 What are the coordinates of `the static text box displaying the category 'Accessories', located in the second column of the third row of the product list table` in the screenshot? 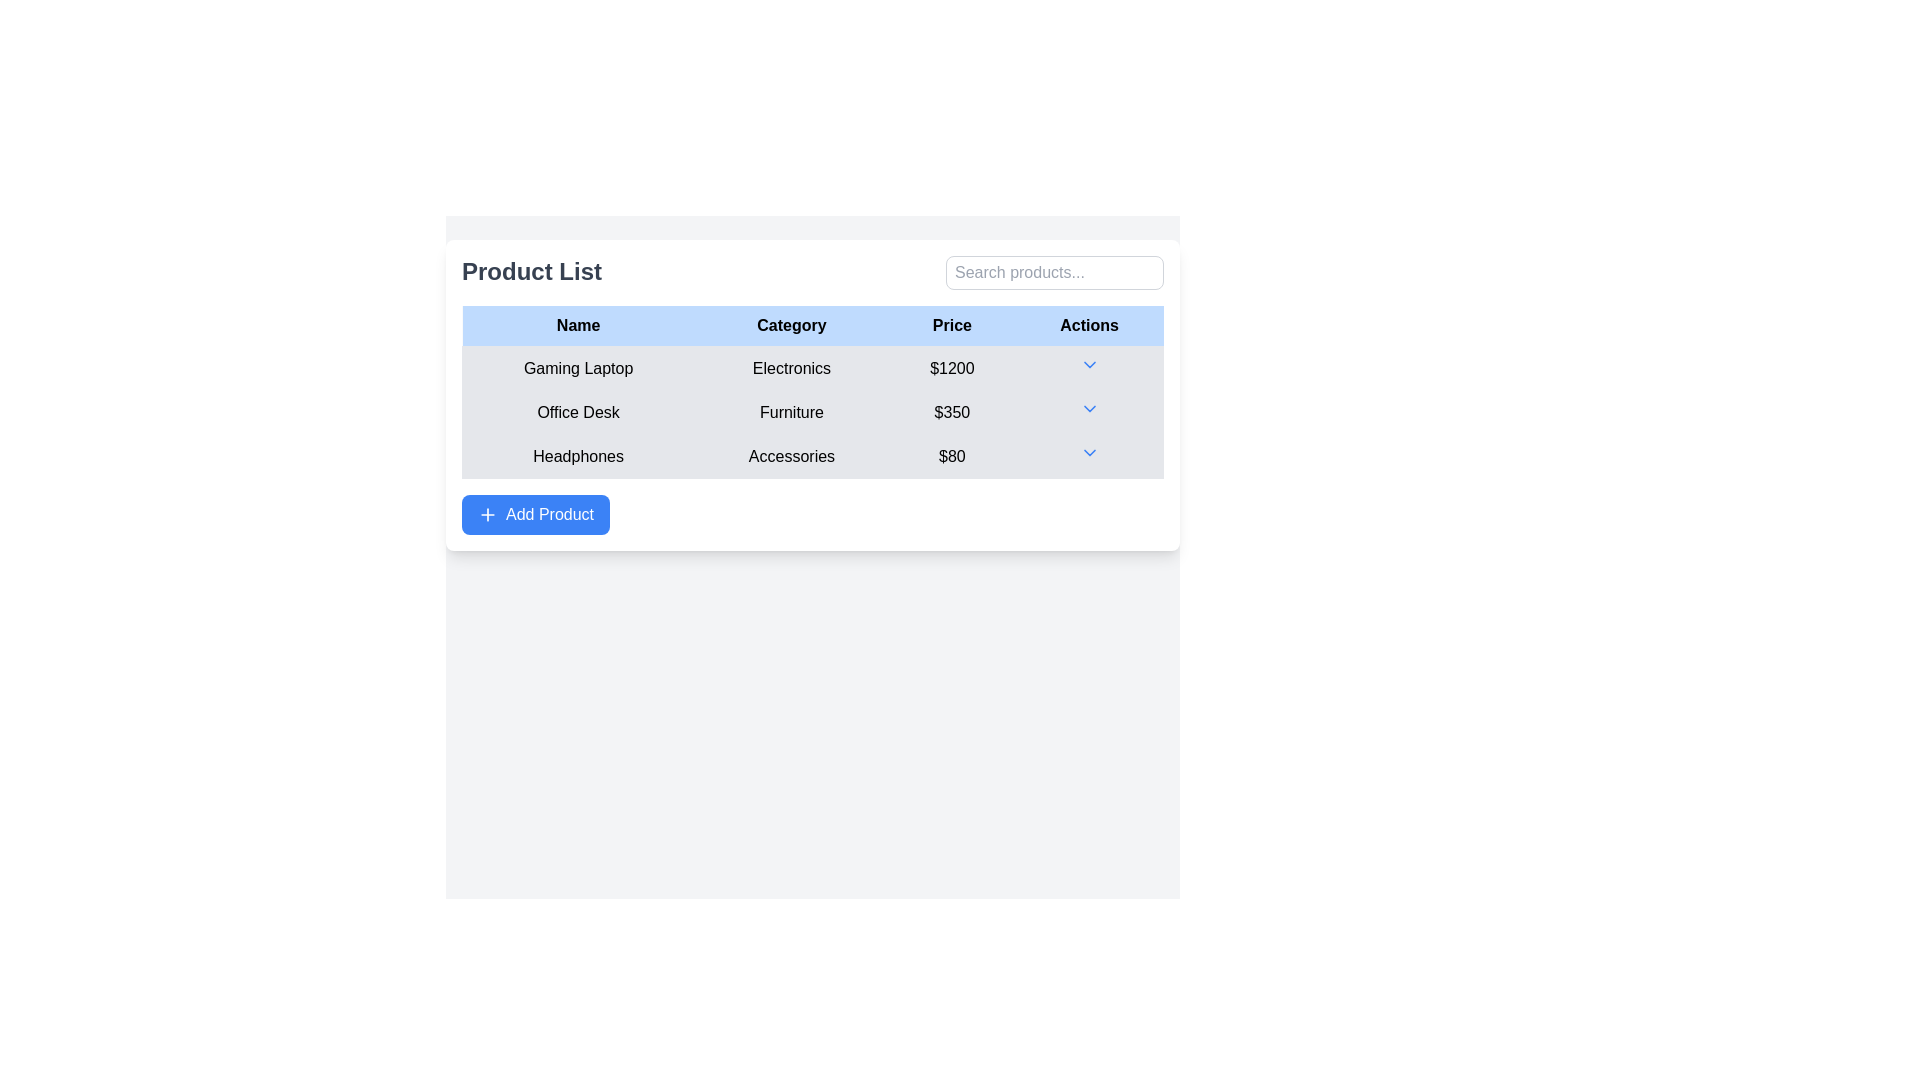 It's located at (791, 456).